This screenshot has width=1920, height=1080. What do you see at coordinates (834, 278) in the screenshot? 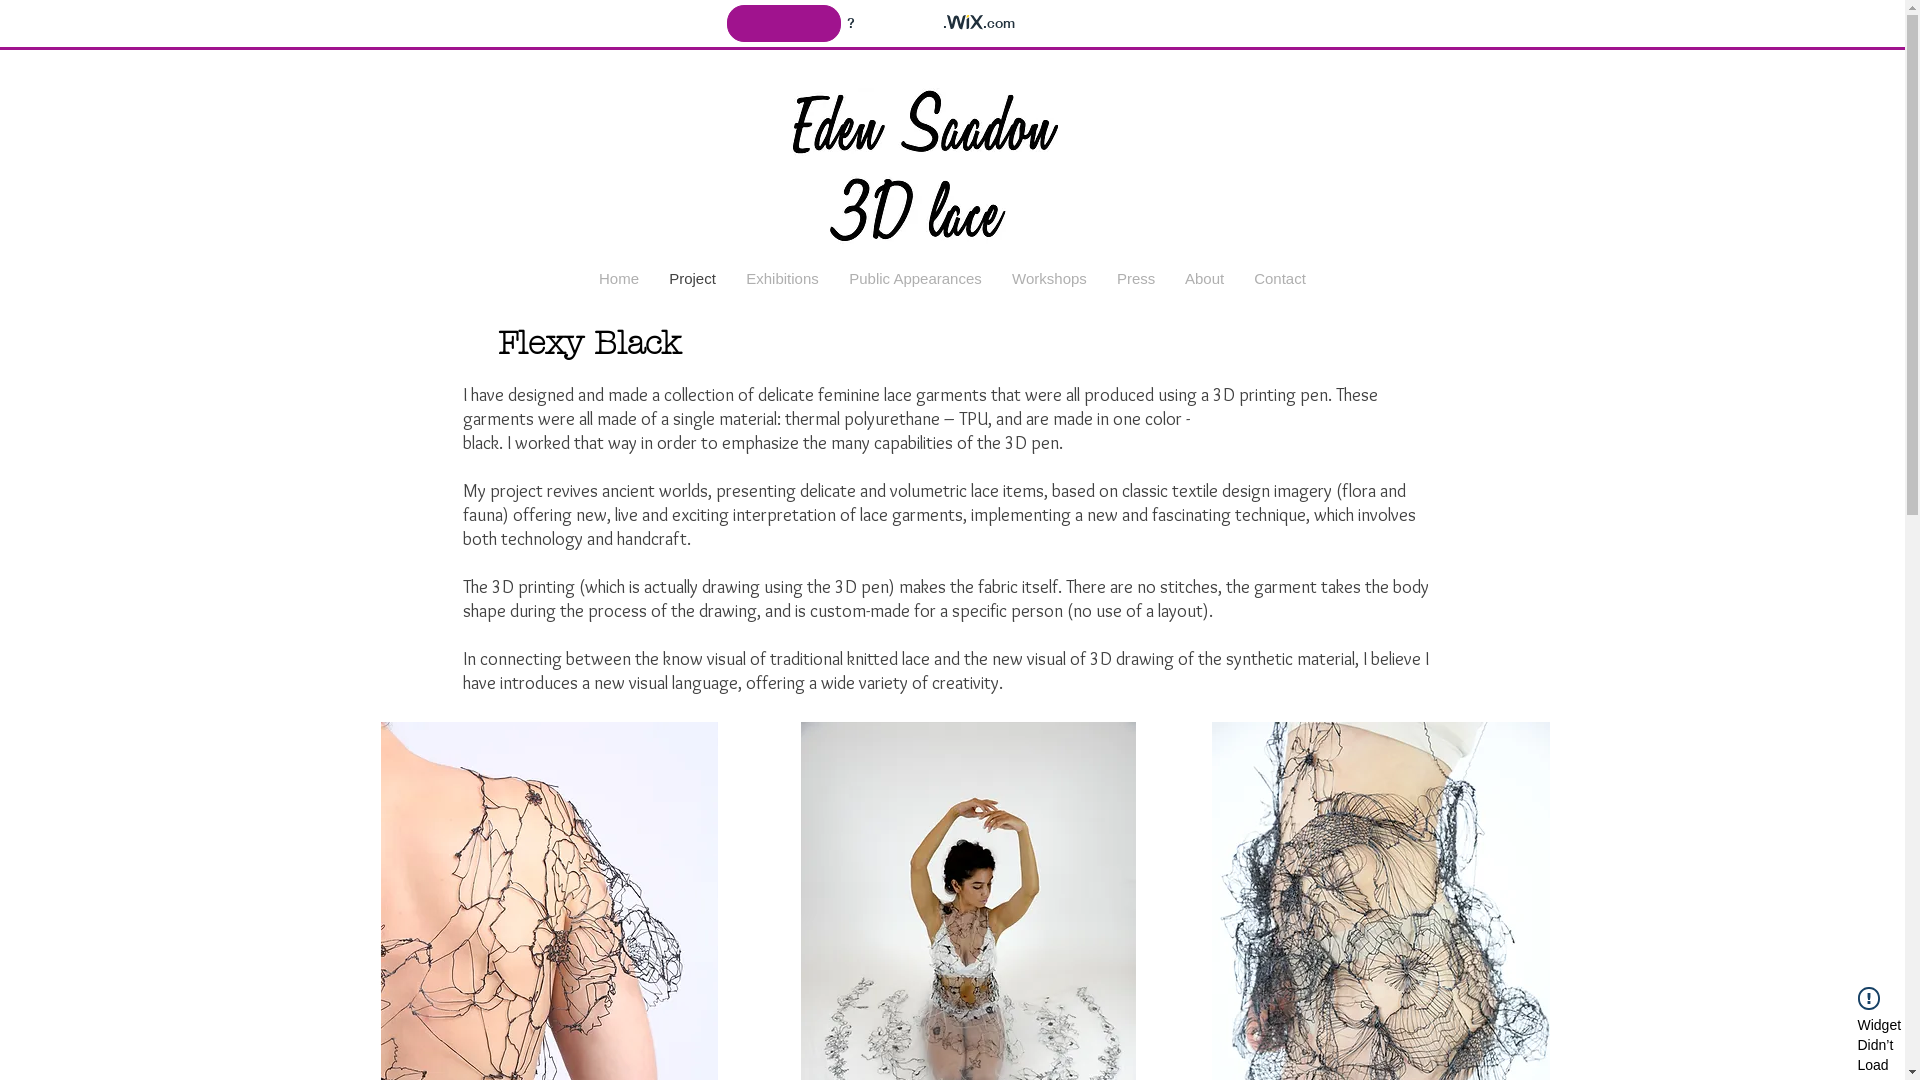
I see `'Public Appearances'` at bounding box center [834, 278].